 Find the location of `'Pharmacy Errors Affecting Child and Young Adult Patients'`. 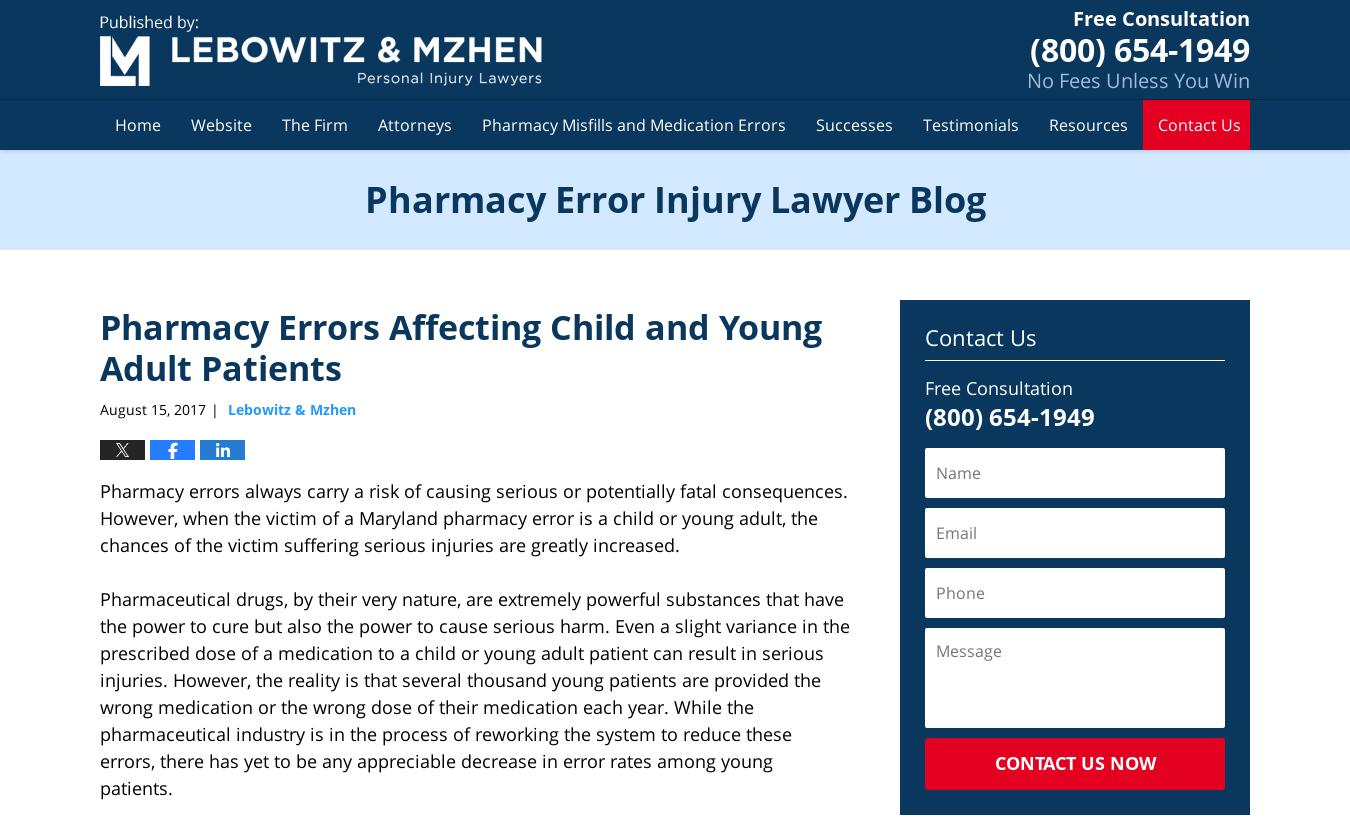

'Pharmacy Errors Affecting Child and Young Adult Patients' is located at coordinates (460, 346).